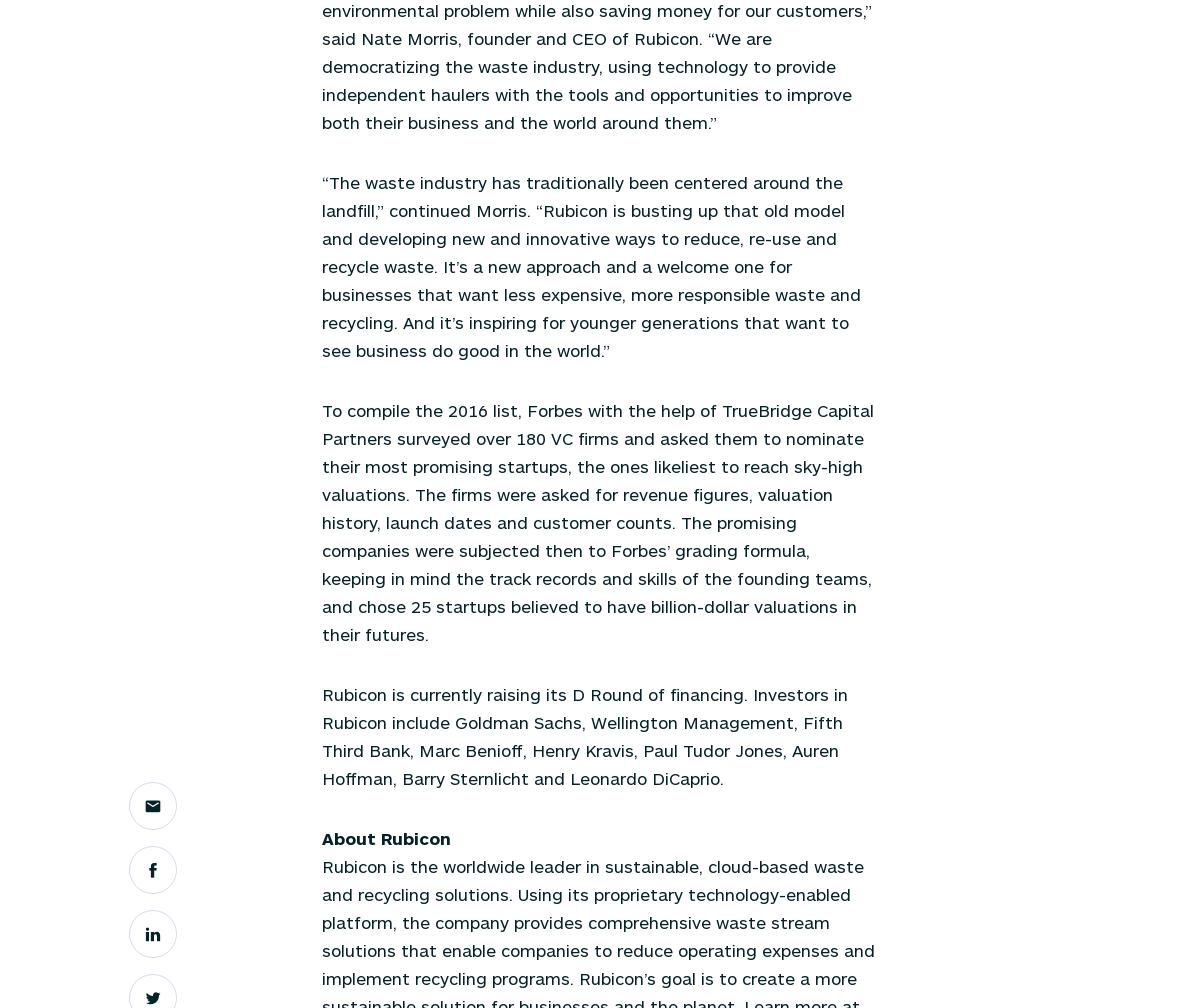  What do you see at coordinates (999, 86) in the screenshot?
I see `'Articles'` at bounding box center [999, 86].